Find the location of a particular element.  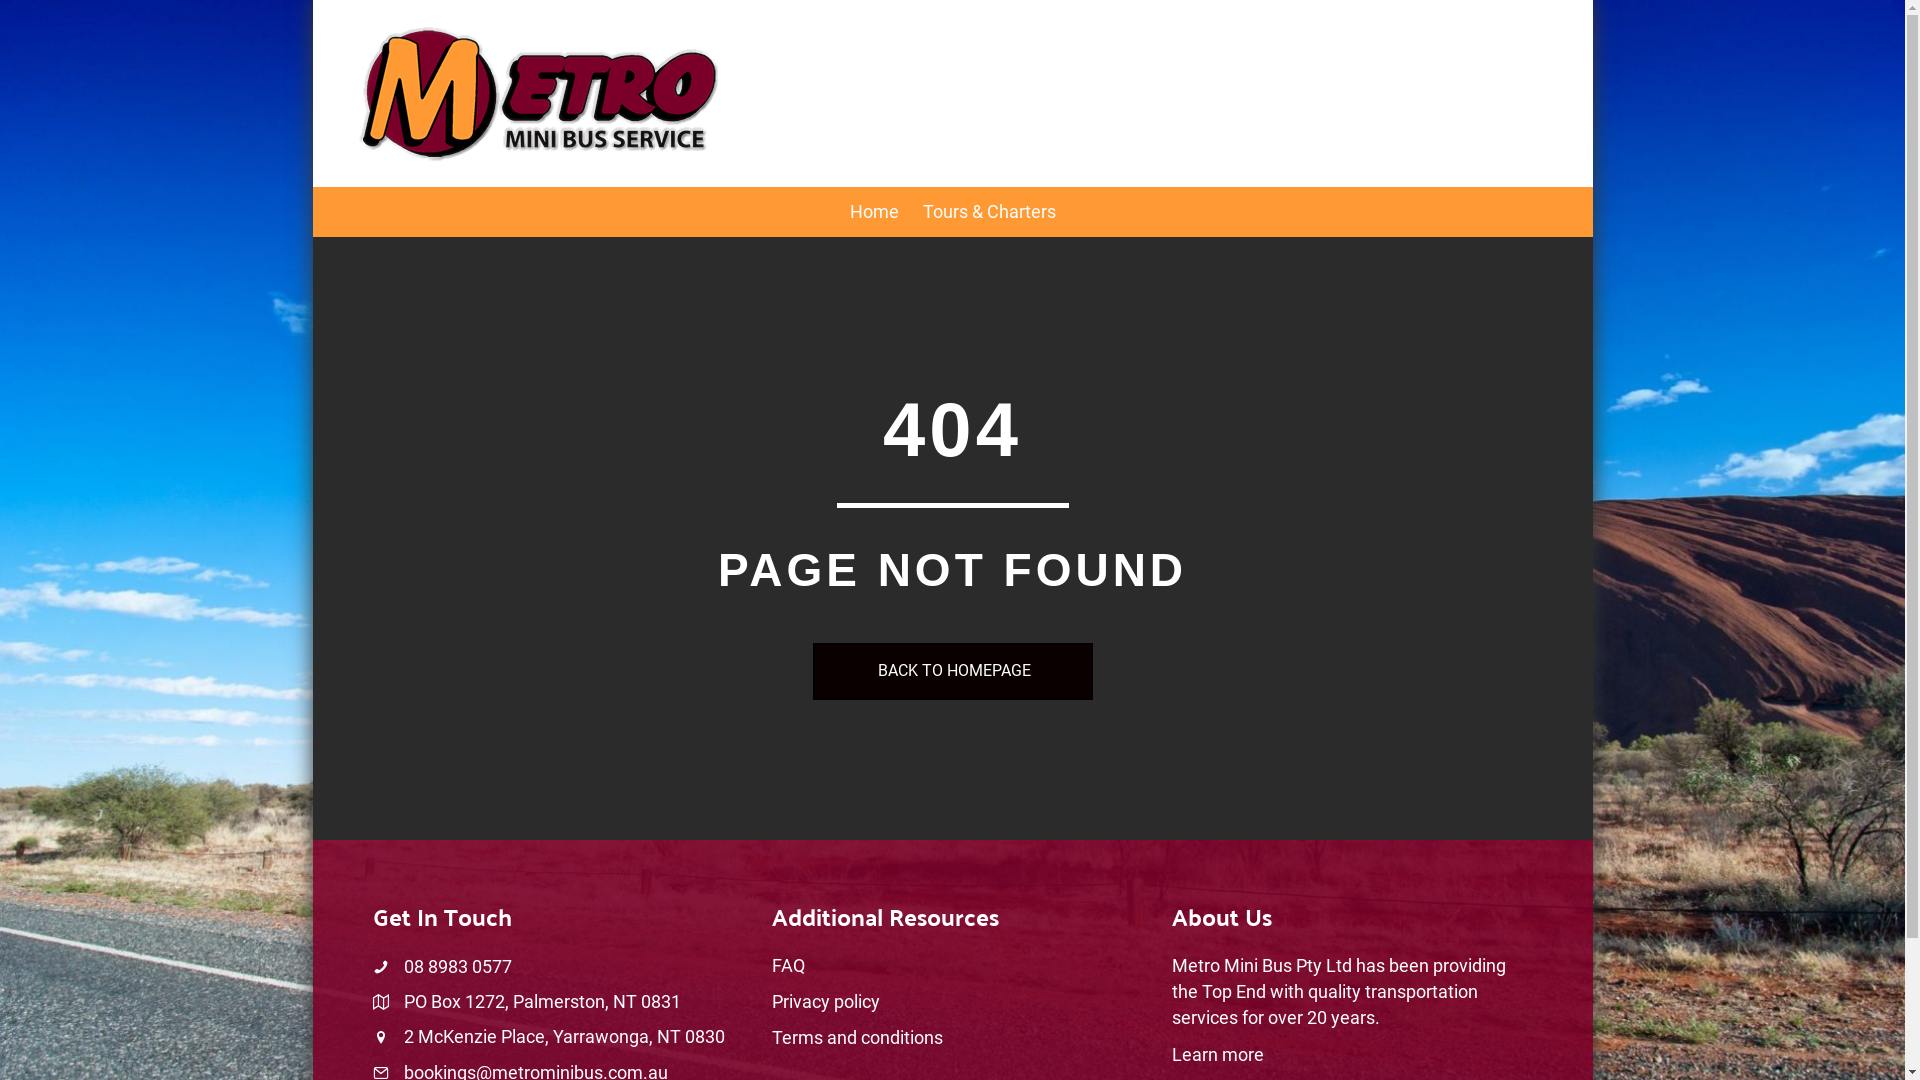

'Tours & Charters' is located at coordinates (909, 212).